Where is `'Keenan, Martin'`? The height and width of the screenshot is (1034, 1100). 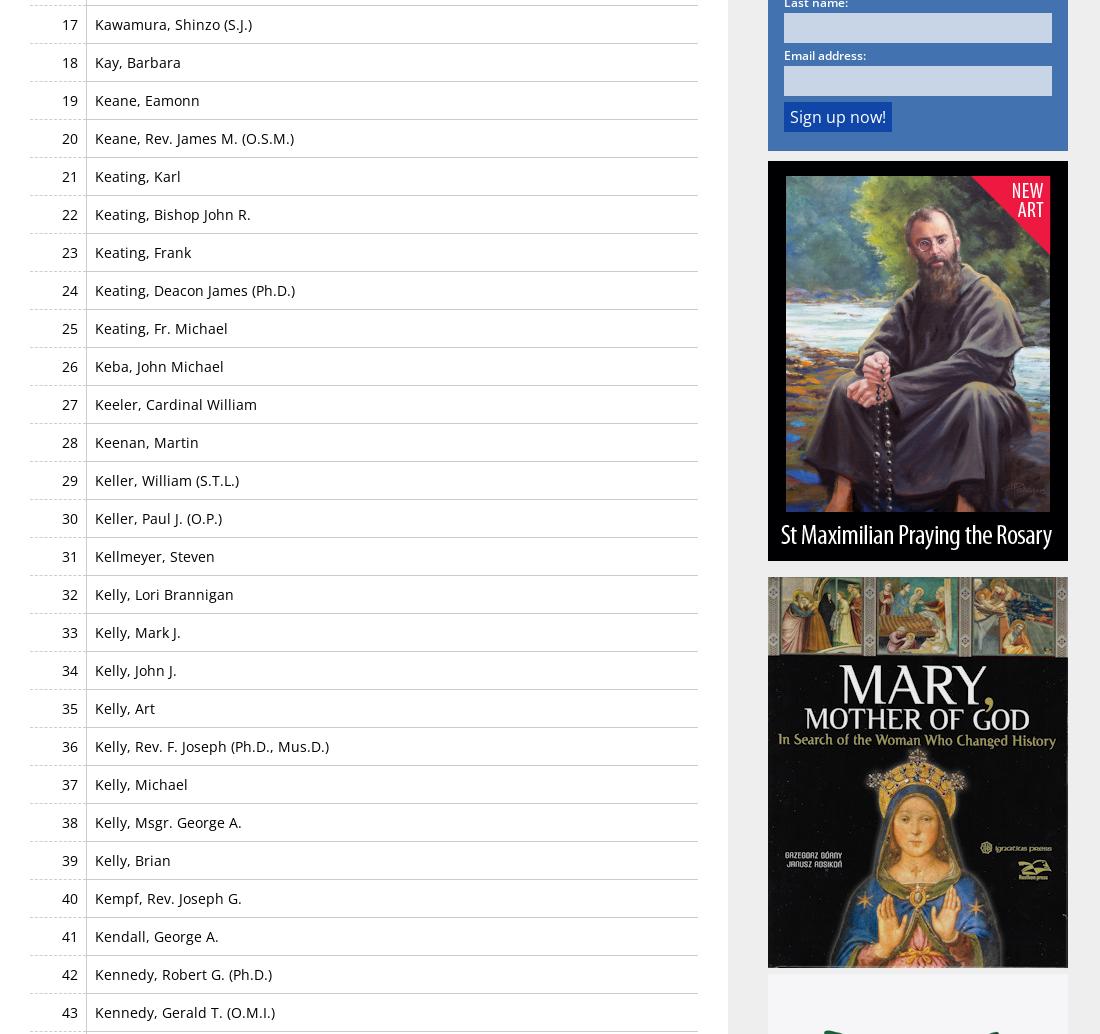
'Keenan, Martin' is located at coordinates (145, 440).